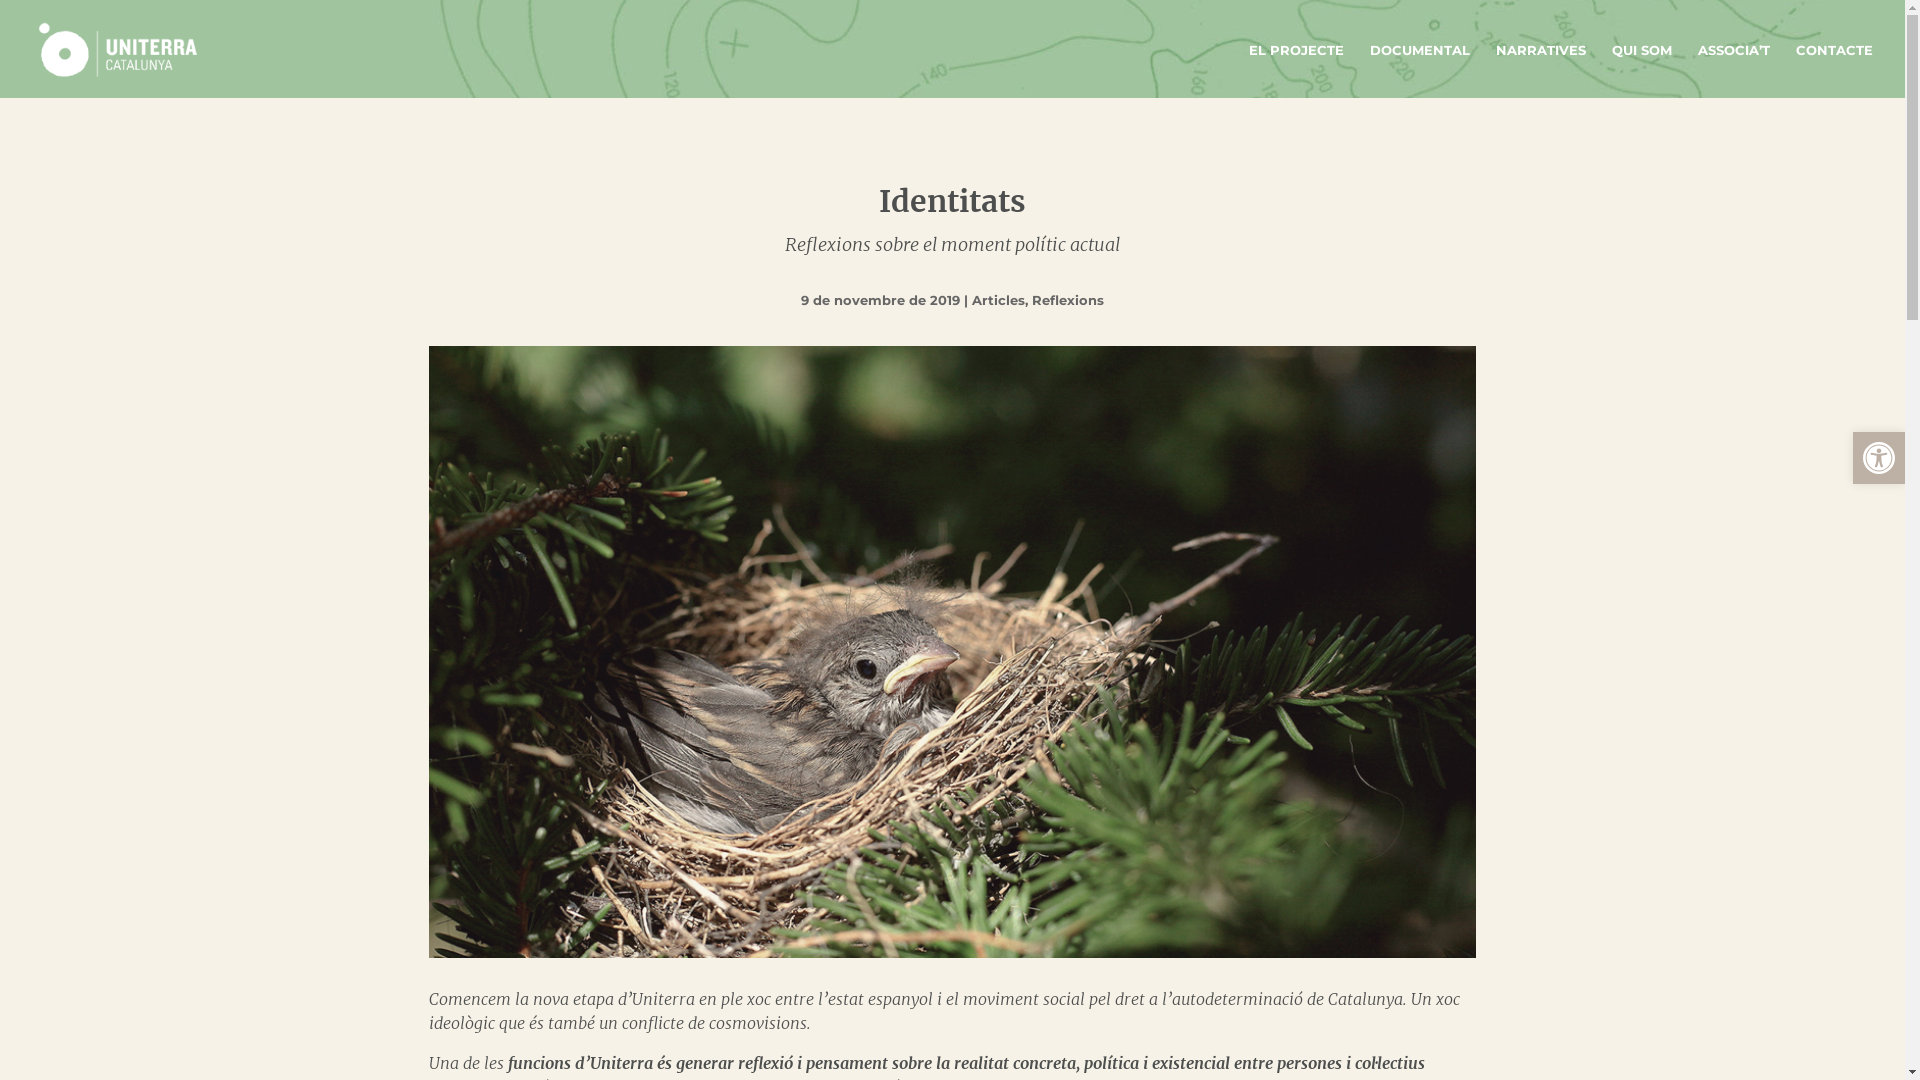  Describe the element at coordinates (1851, 458) in the screenshot. I see `'Open toolbar` at that location.